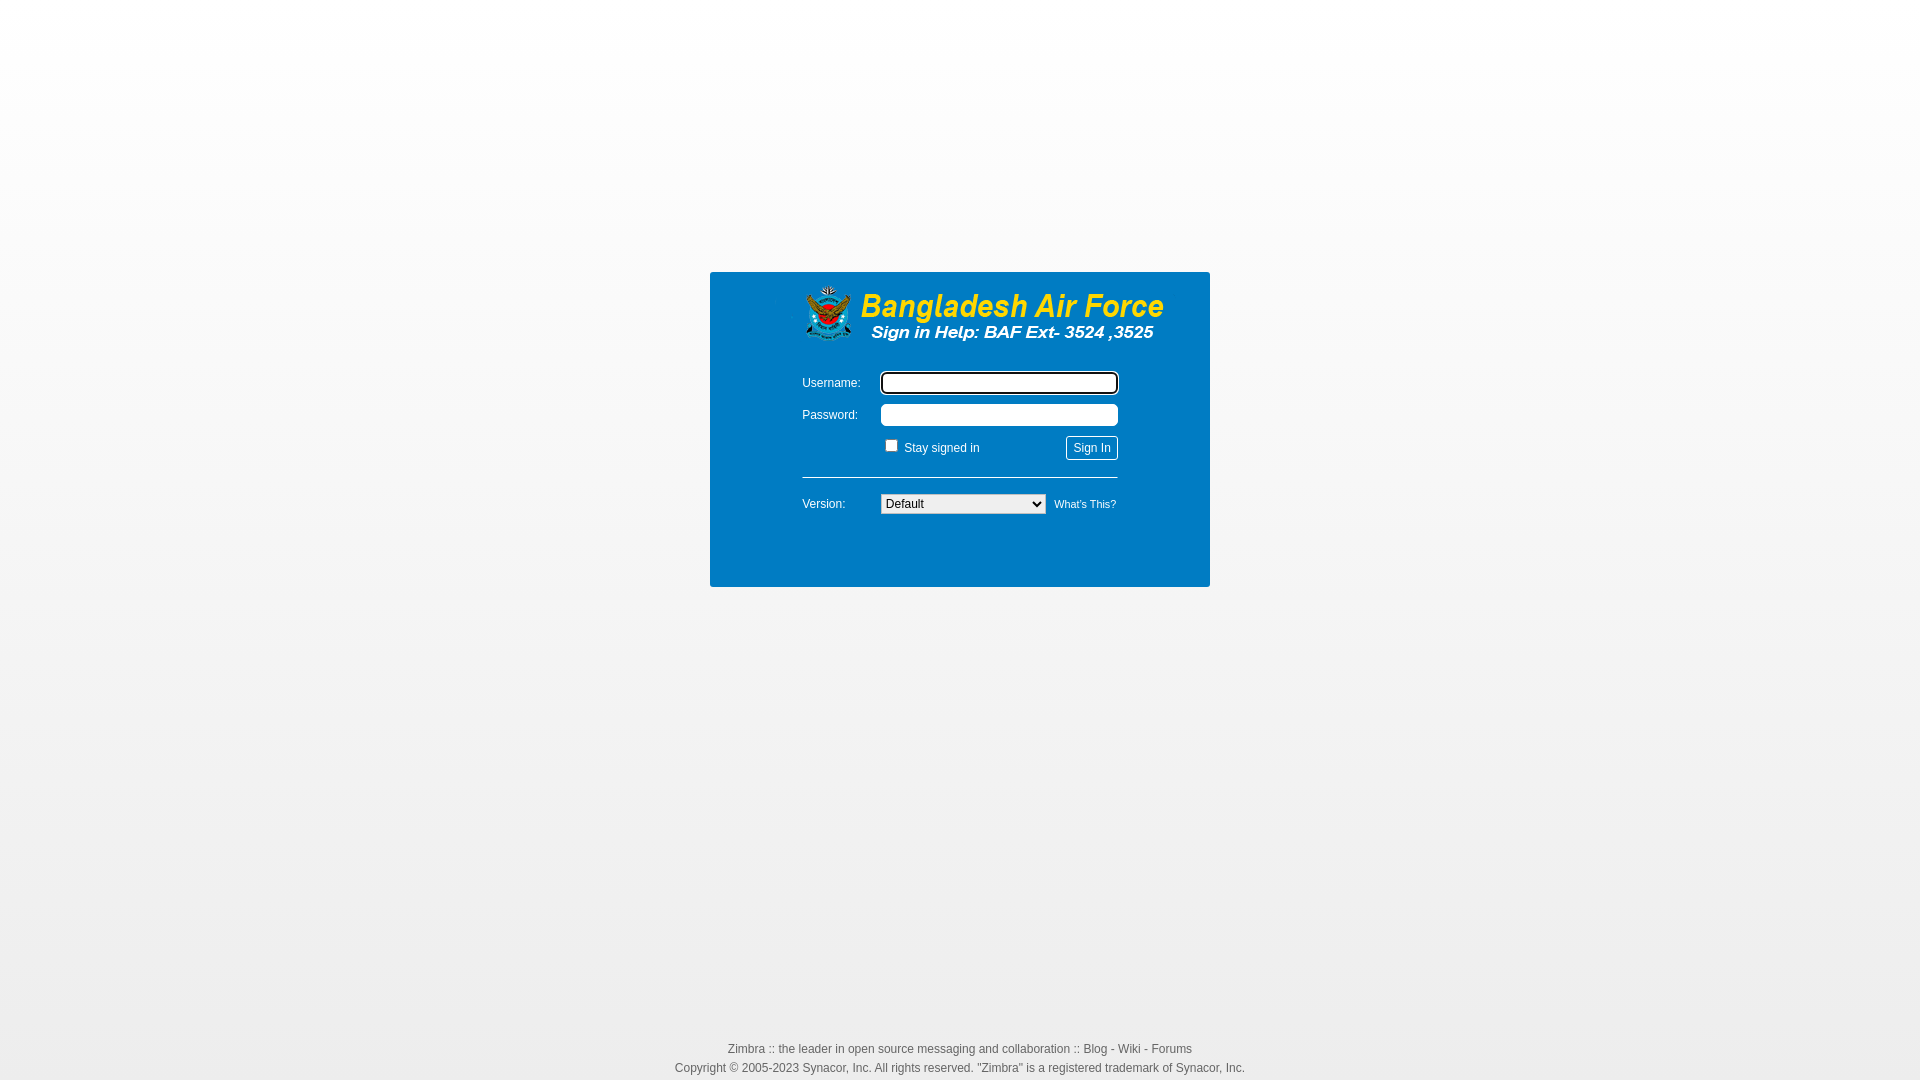 This screenshot has height=1080, width=1920. What do you see at coordinates (745, 1048) in the screenshot?
I see `'Zimbra'` at bounding box center [745, 1048].